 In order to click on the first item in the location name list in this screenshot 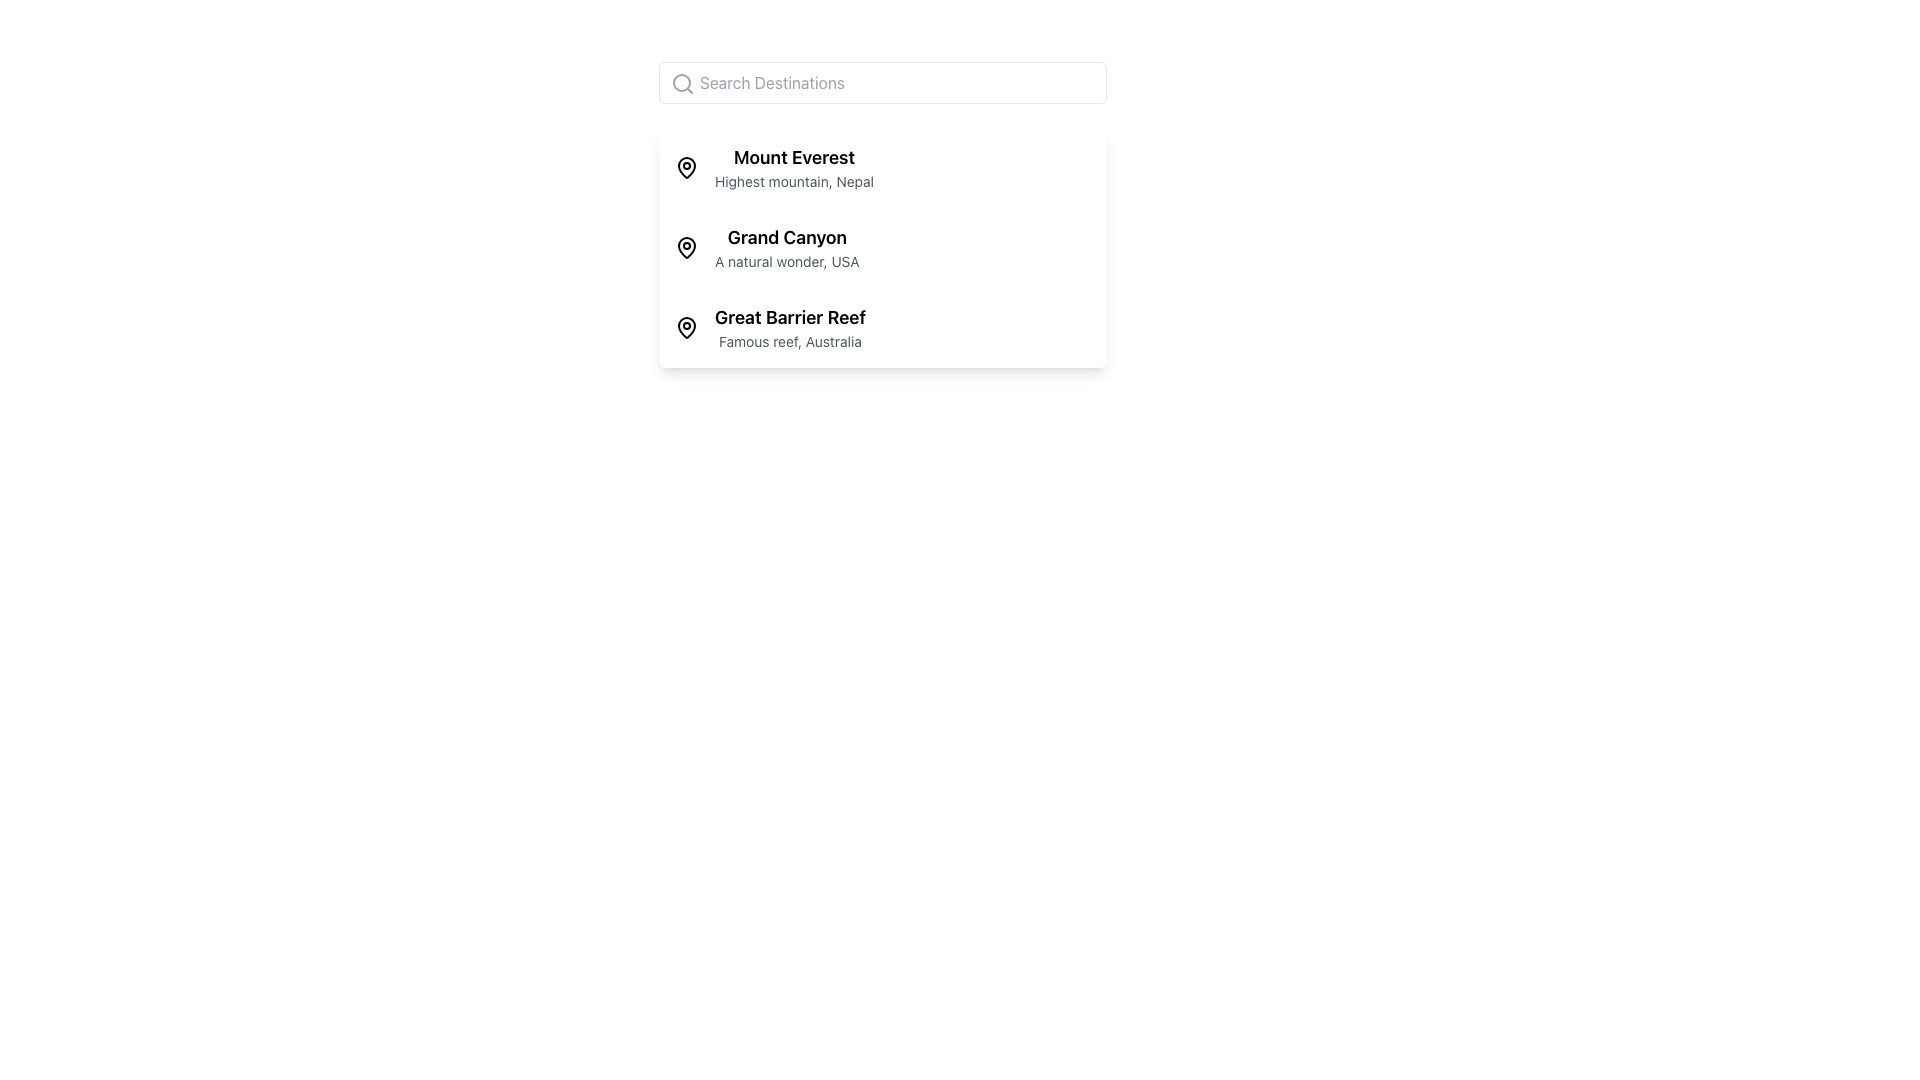, I will do `click(793, 167)`.